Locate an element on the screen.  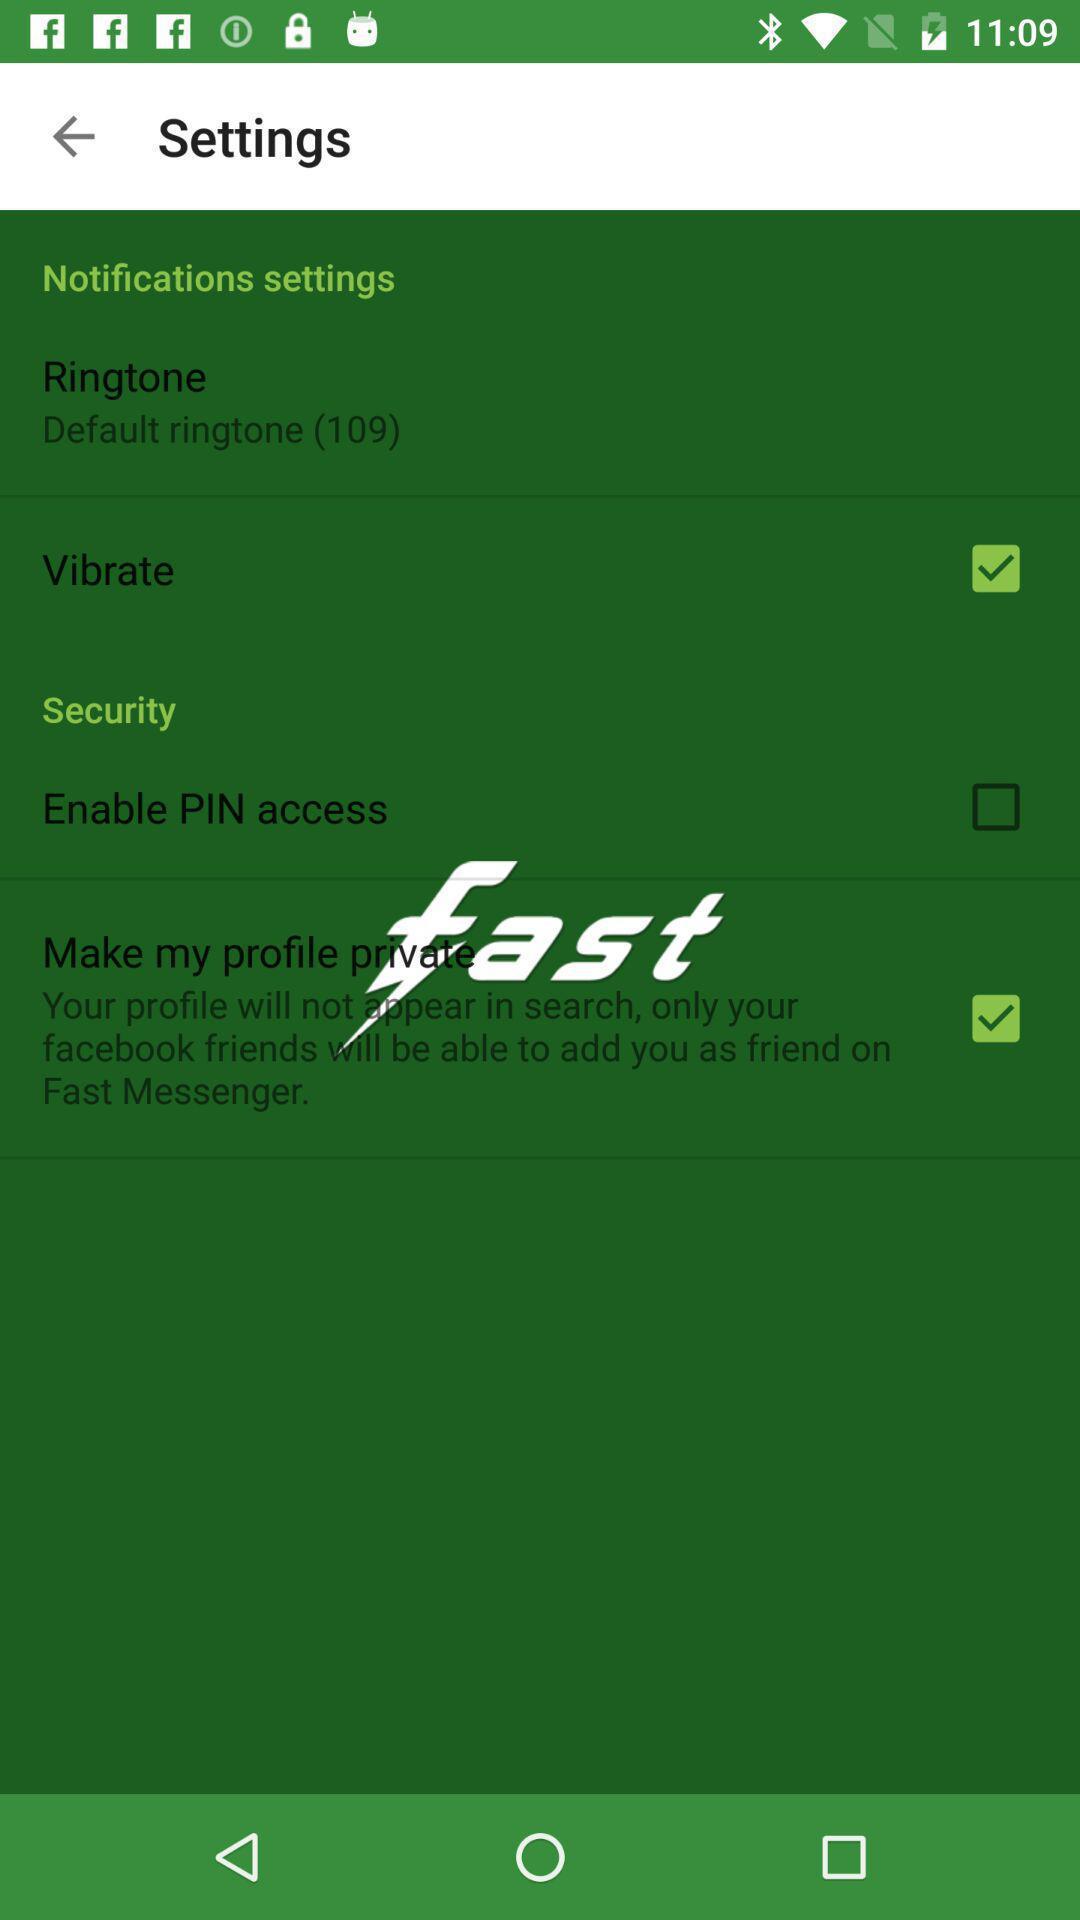
item below make my profile icon is located at coordinates (477, 1045).